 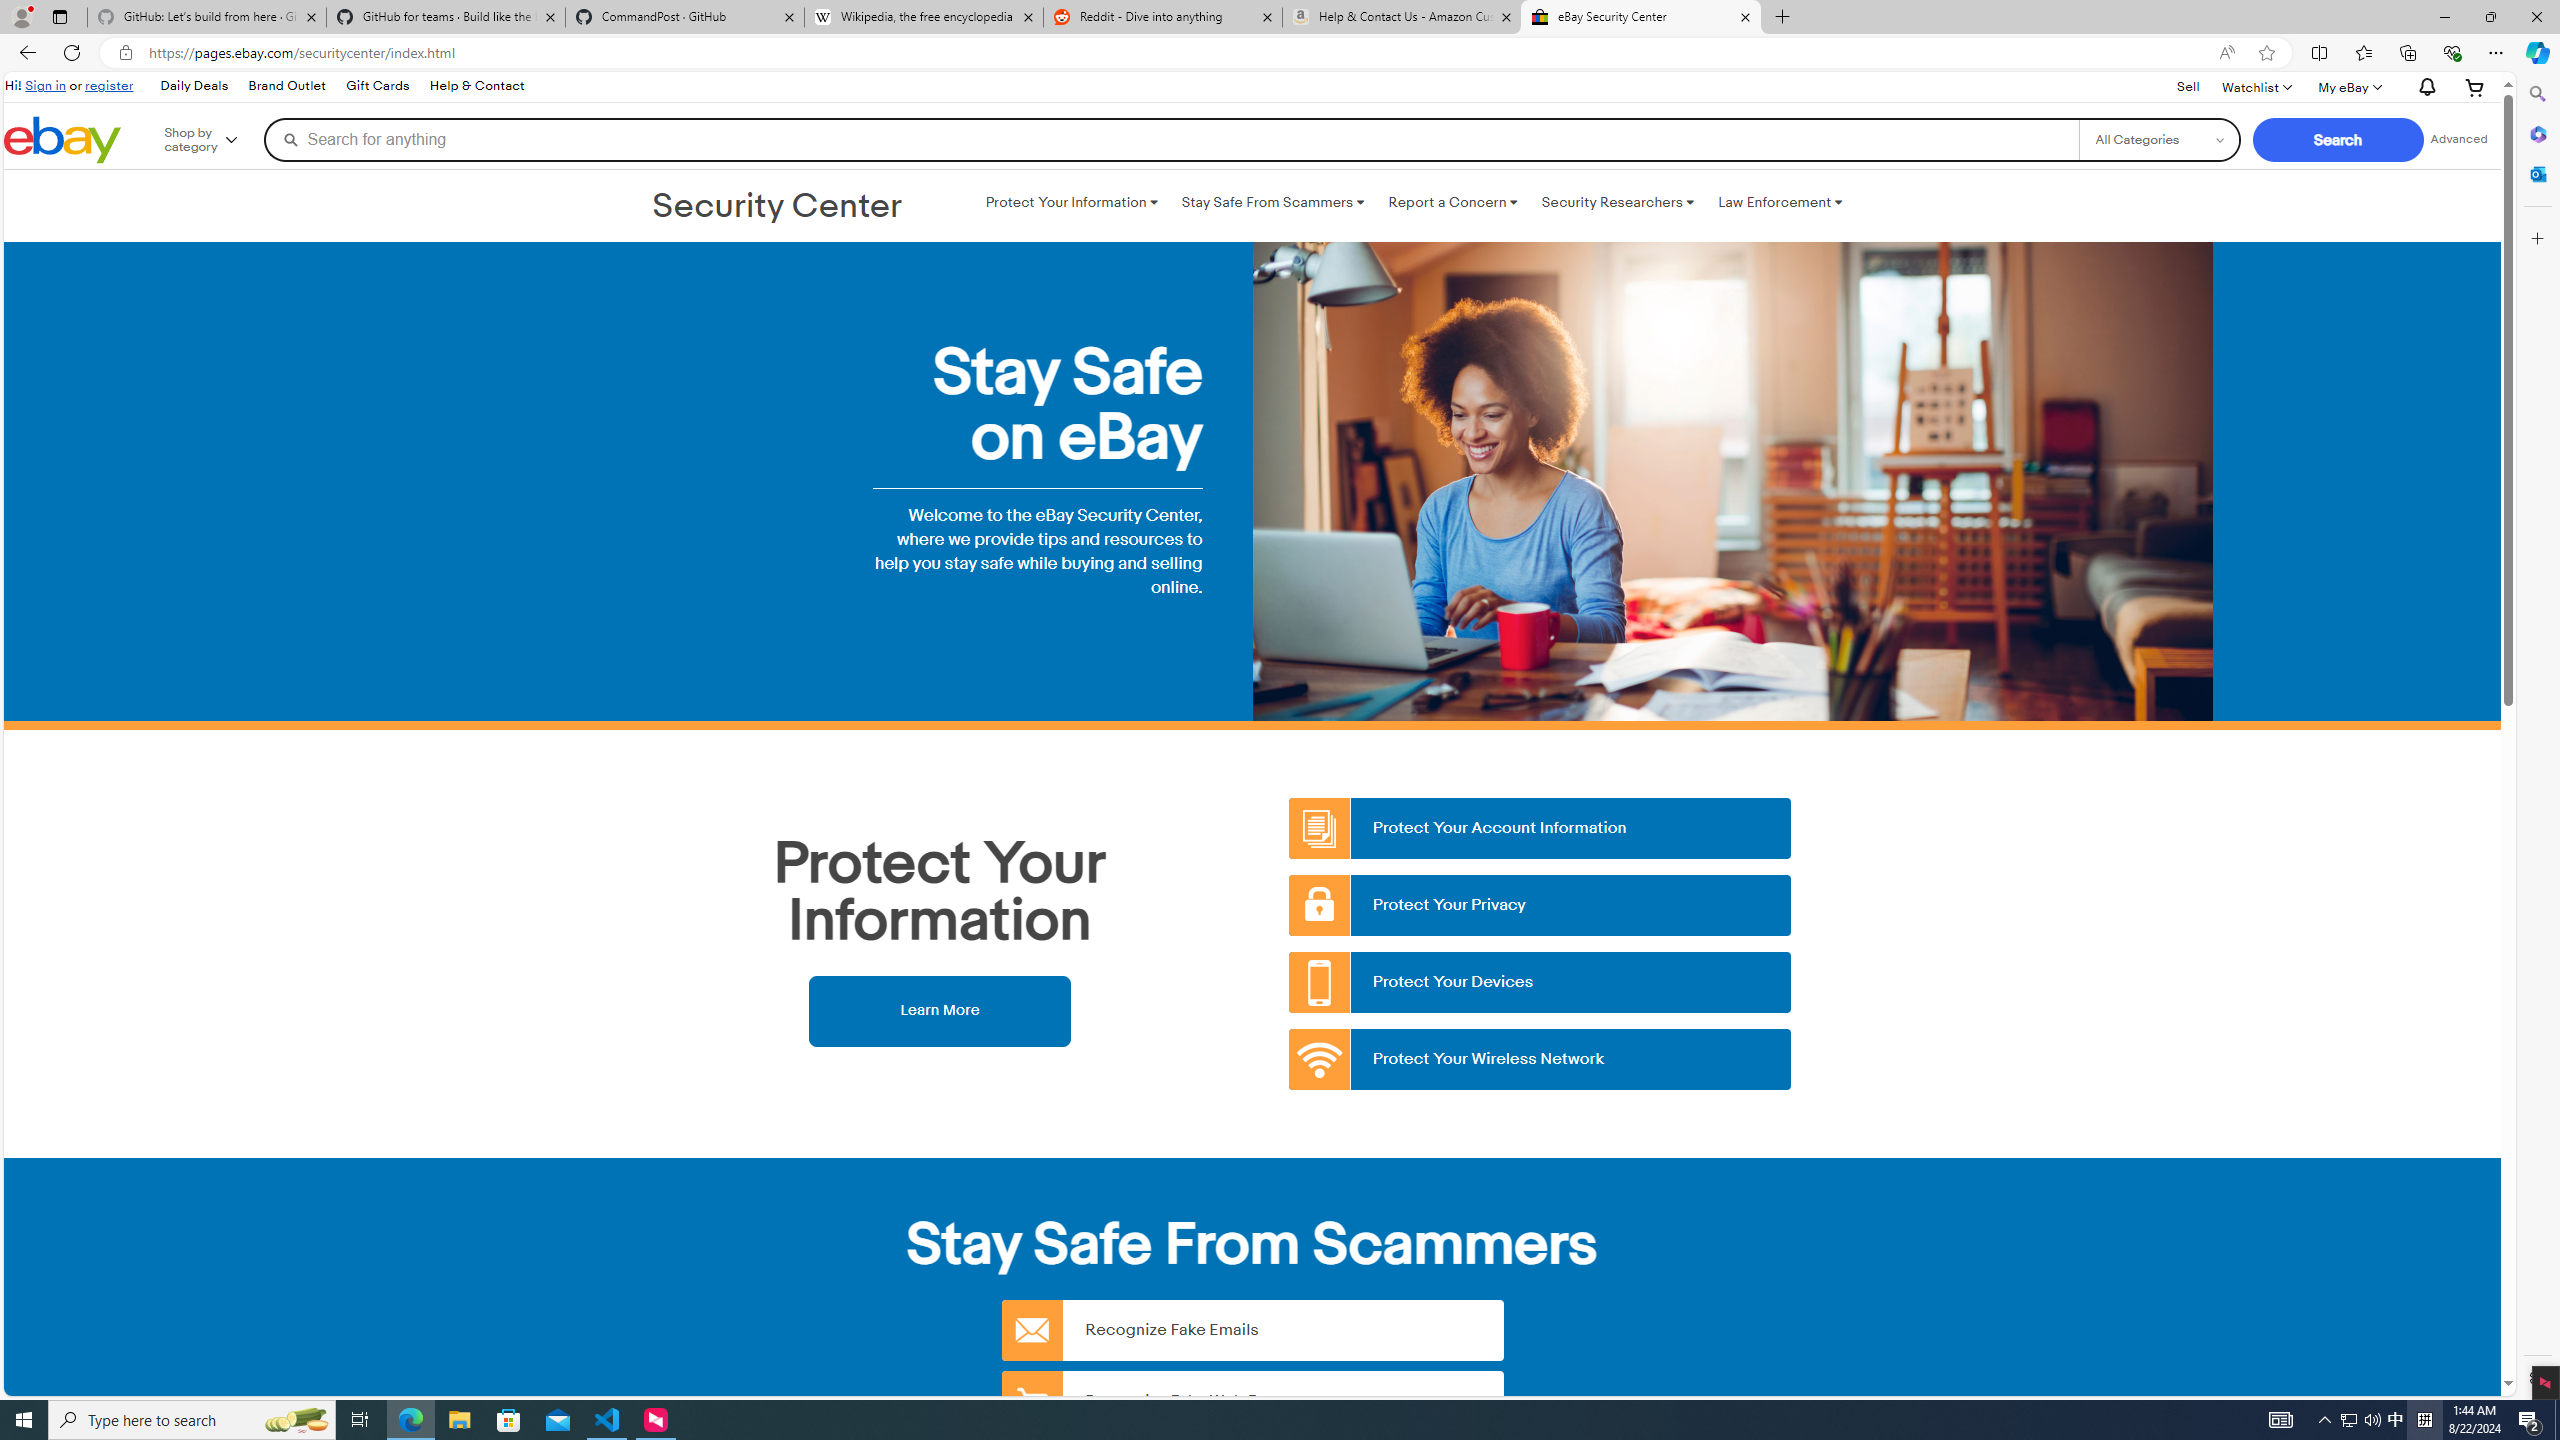 What do you see at coordinates (285, 85) in the screenshot?
I see `'Brand Outlet'` at bounding box center [285, 85].